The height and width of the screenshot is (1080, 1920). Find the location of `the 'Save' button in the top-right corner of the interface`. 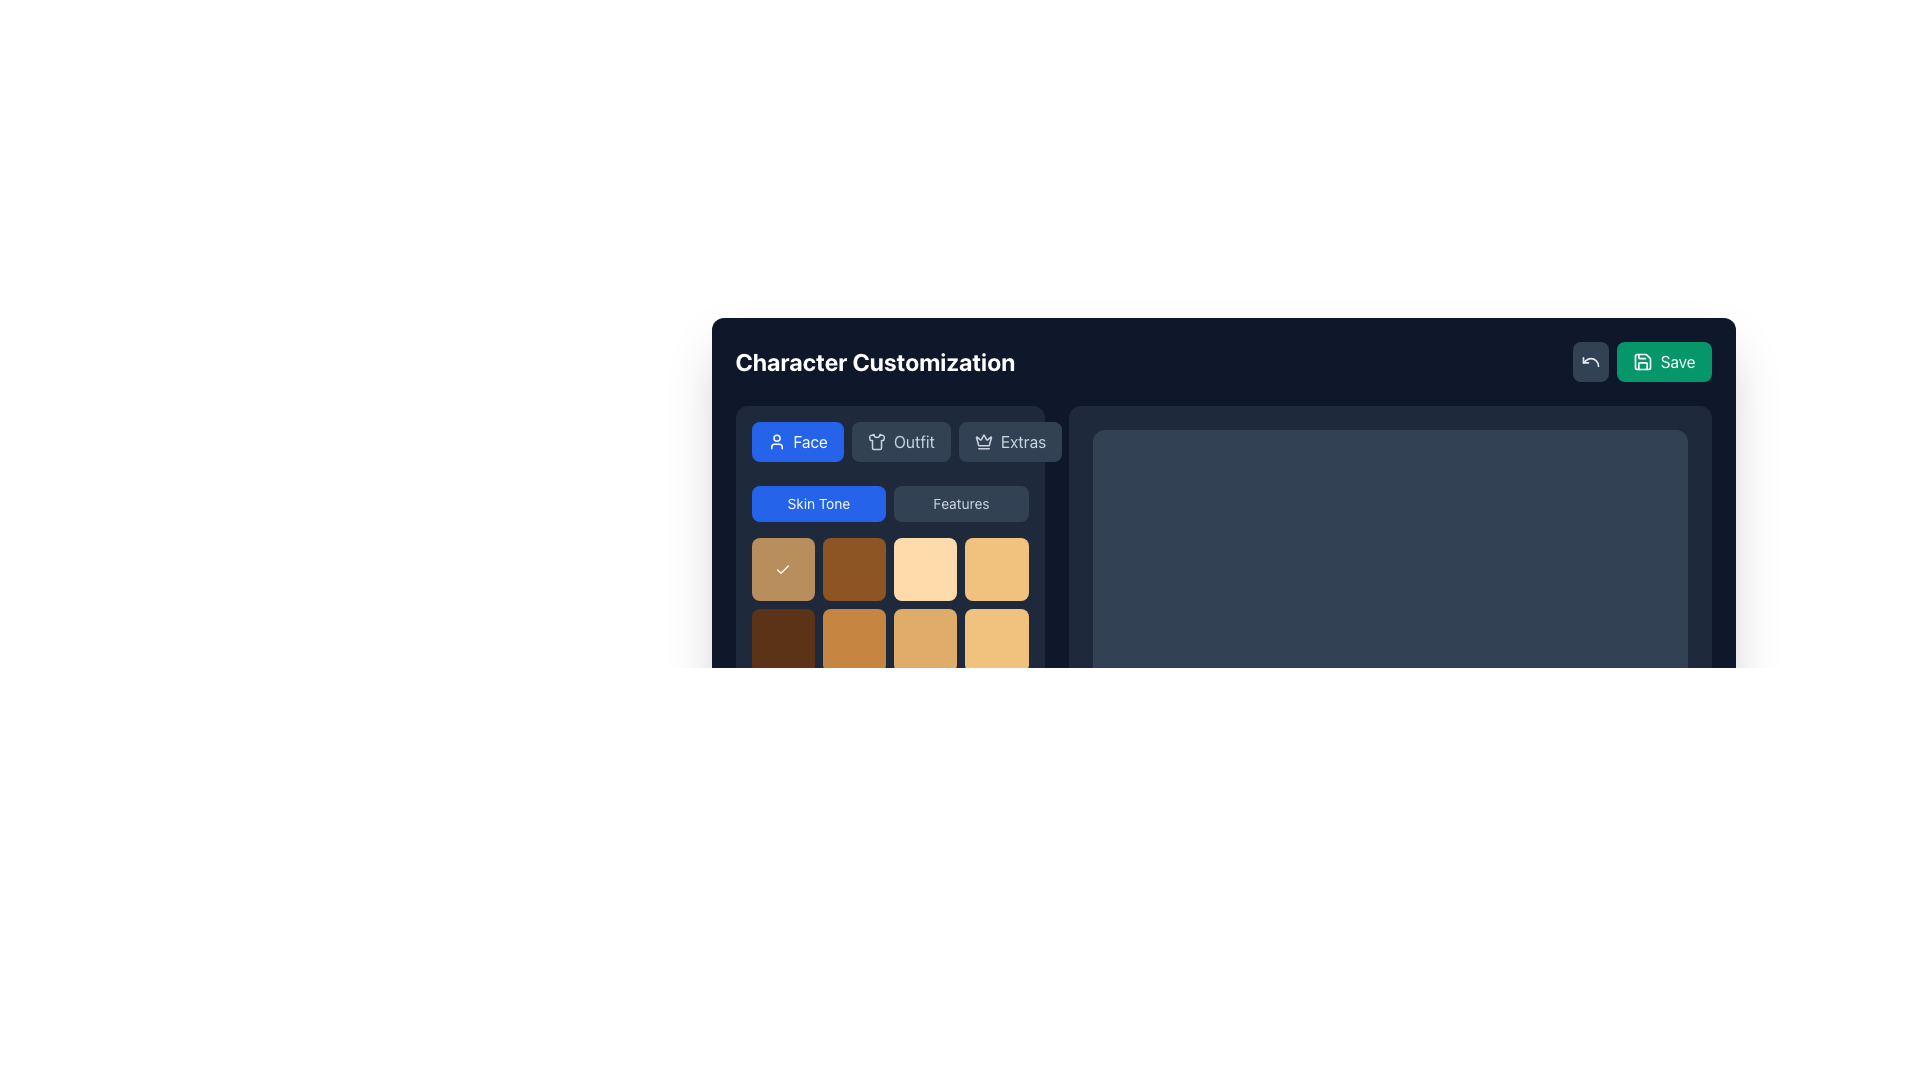

the 'Save' button in the top-right corner of the interface is located at coordinates (1642, 362).